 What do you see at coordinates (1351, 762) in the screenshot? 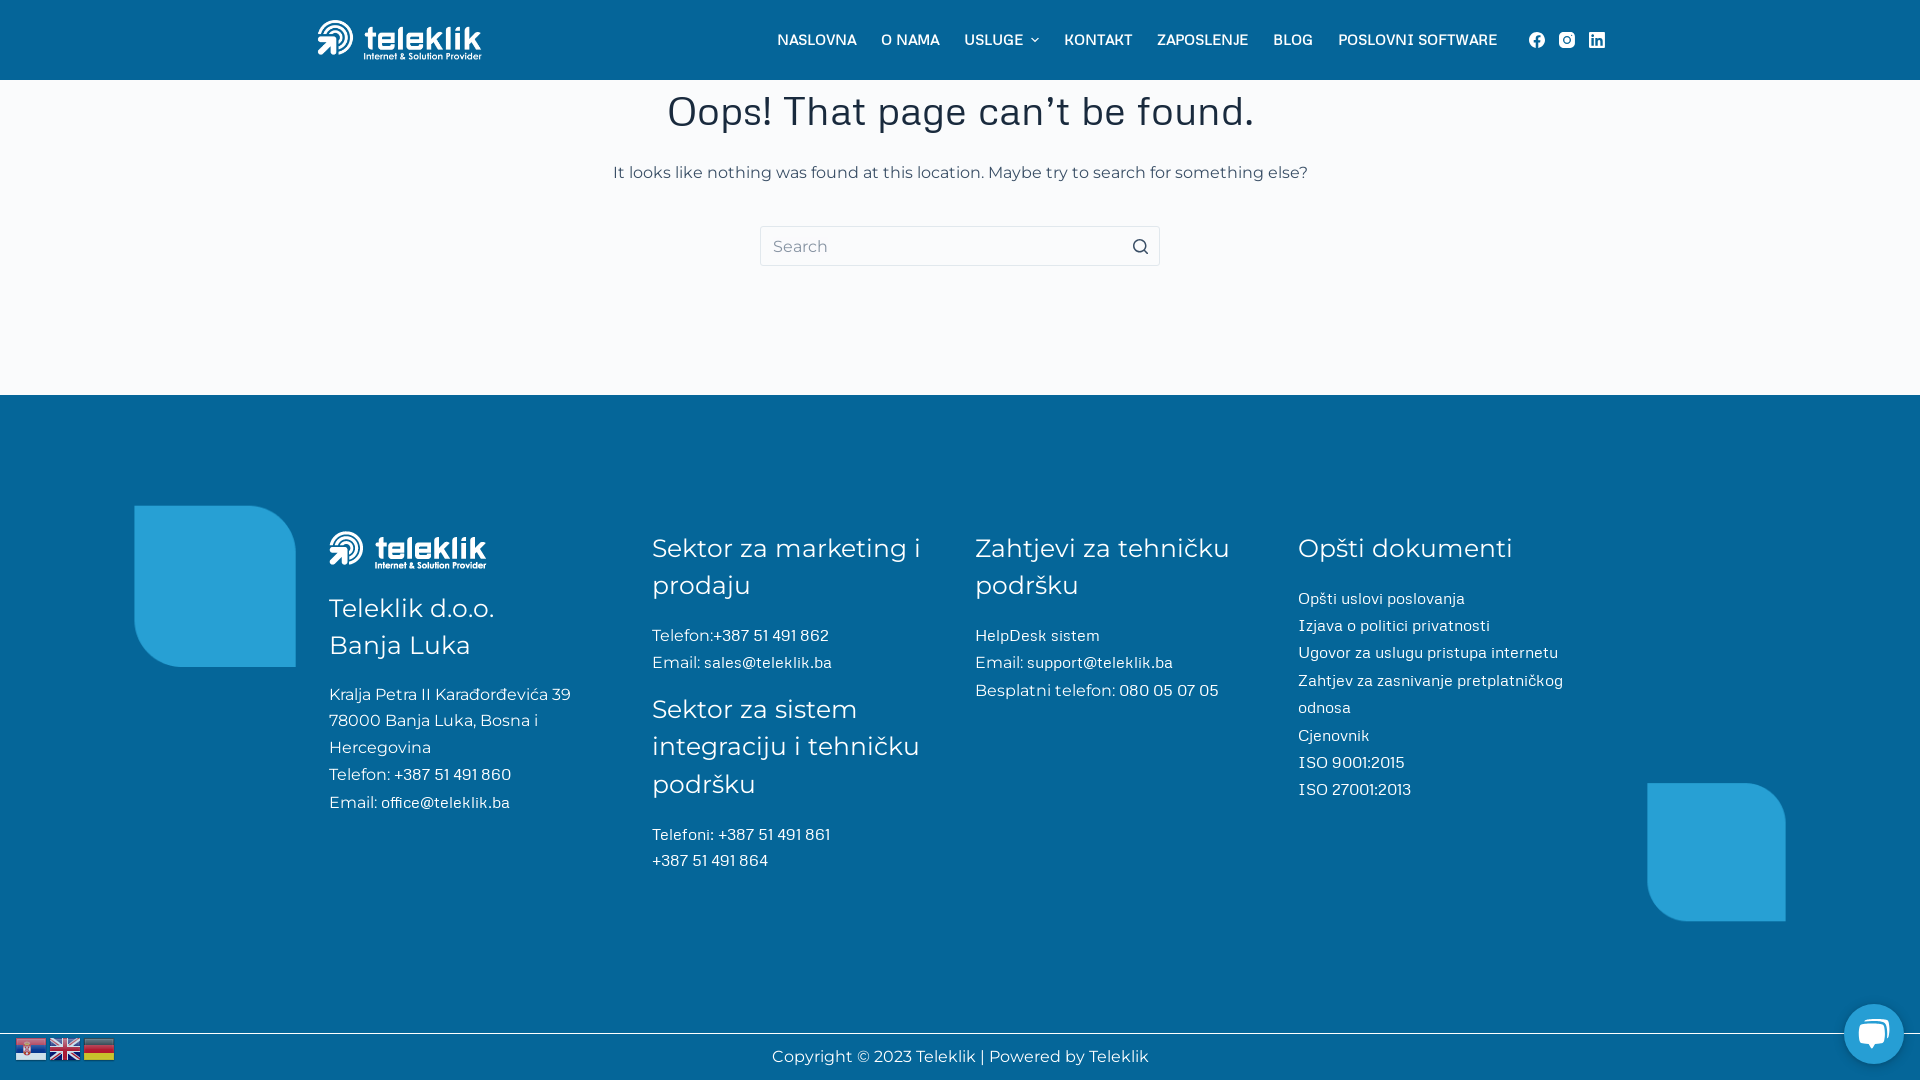
I see `'ISO 9001:2015'` at bounding box center [1351, 762].